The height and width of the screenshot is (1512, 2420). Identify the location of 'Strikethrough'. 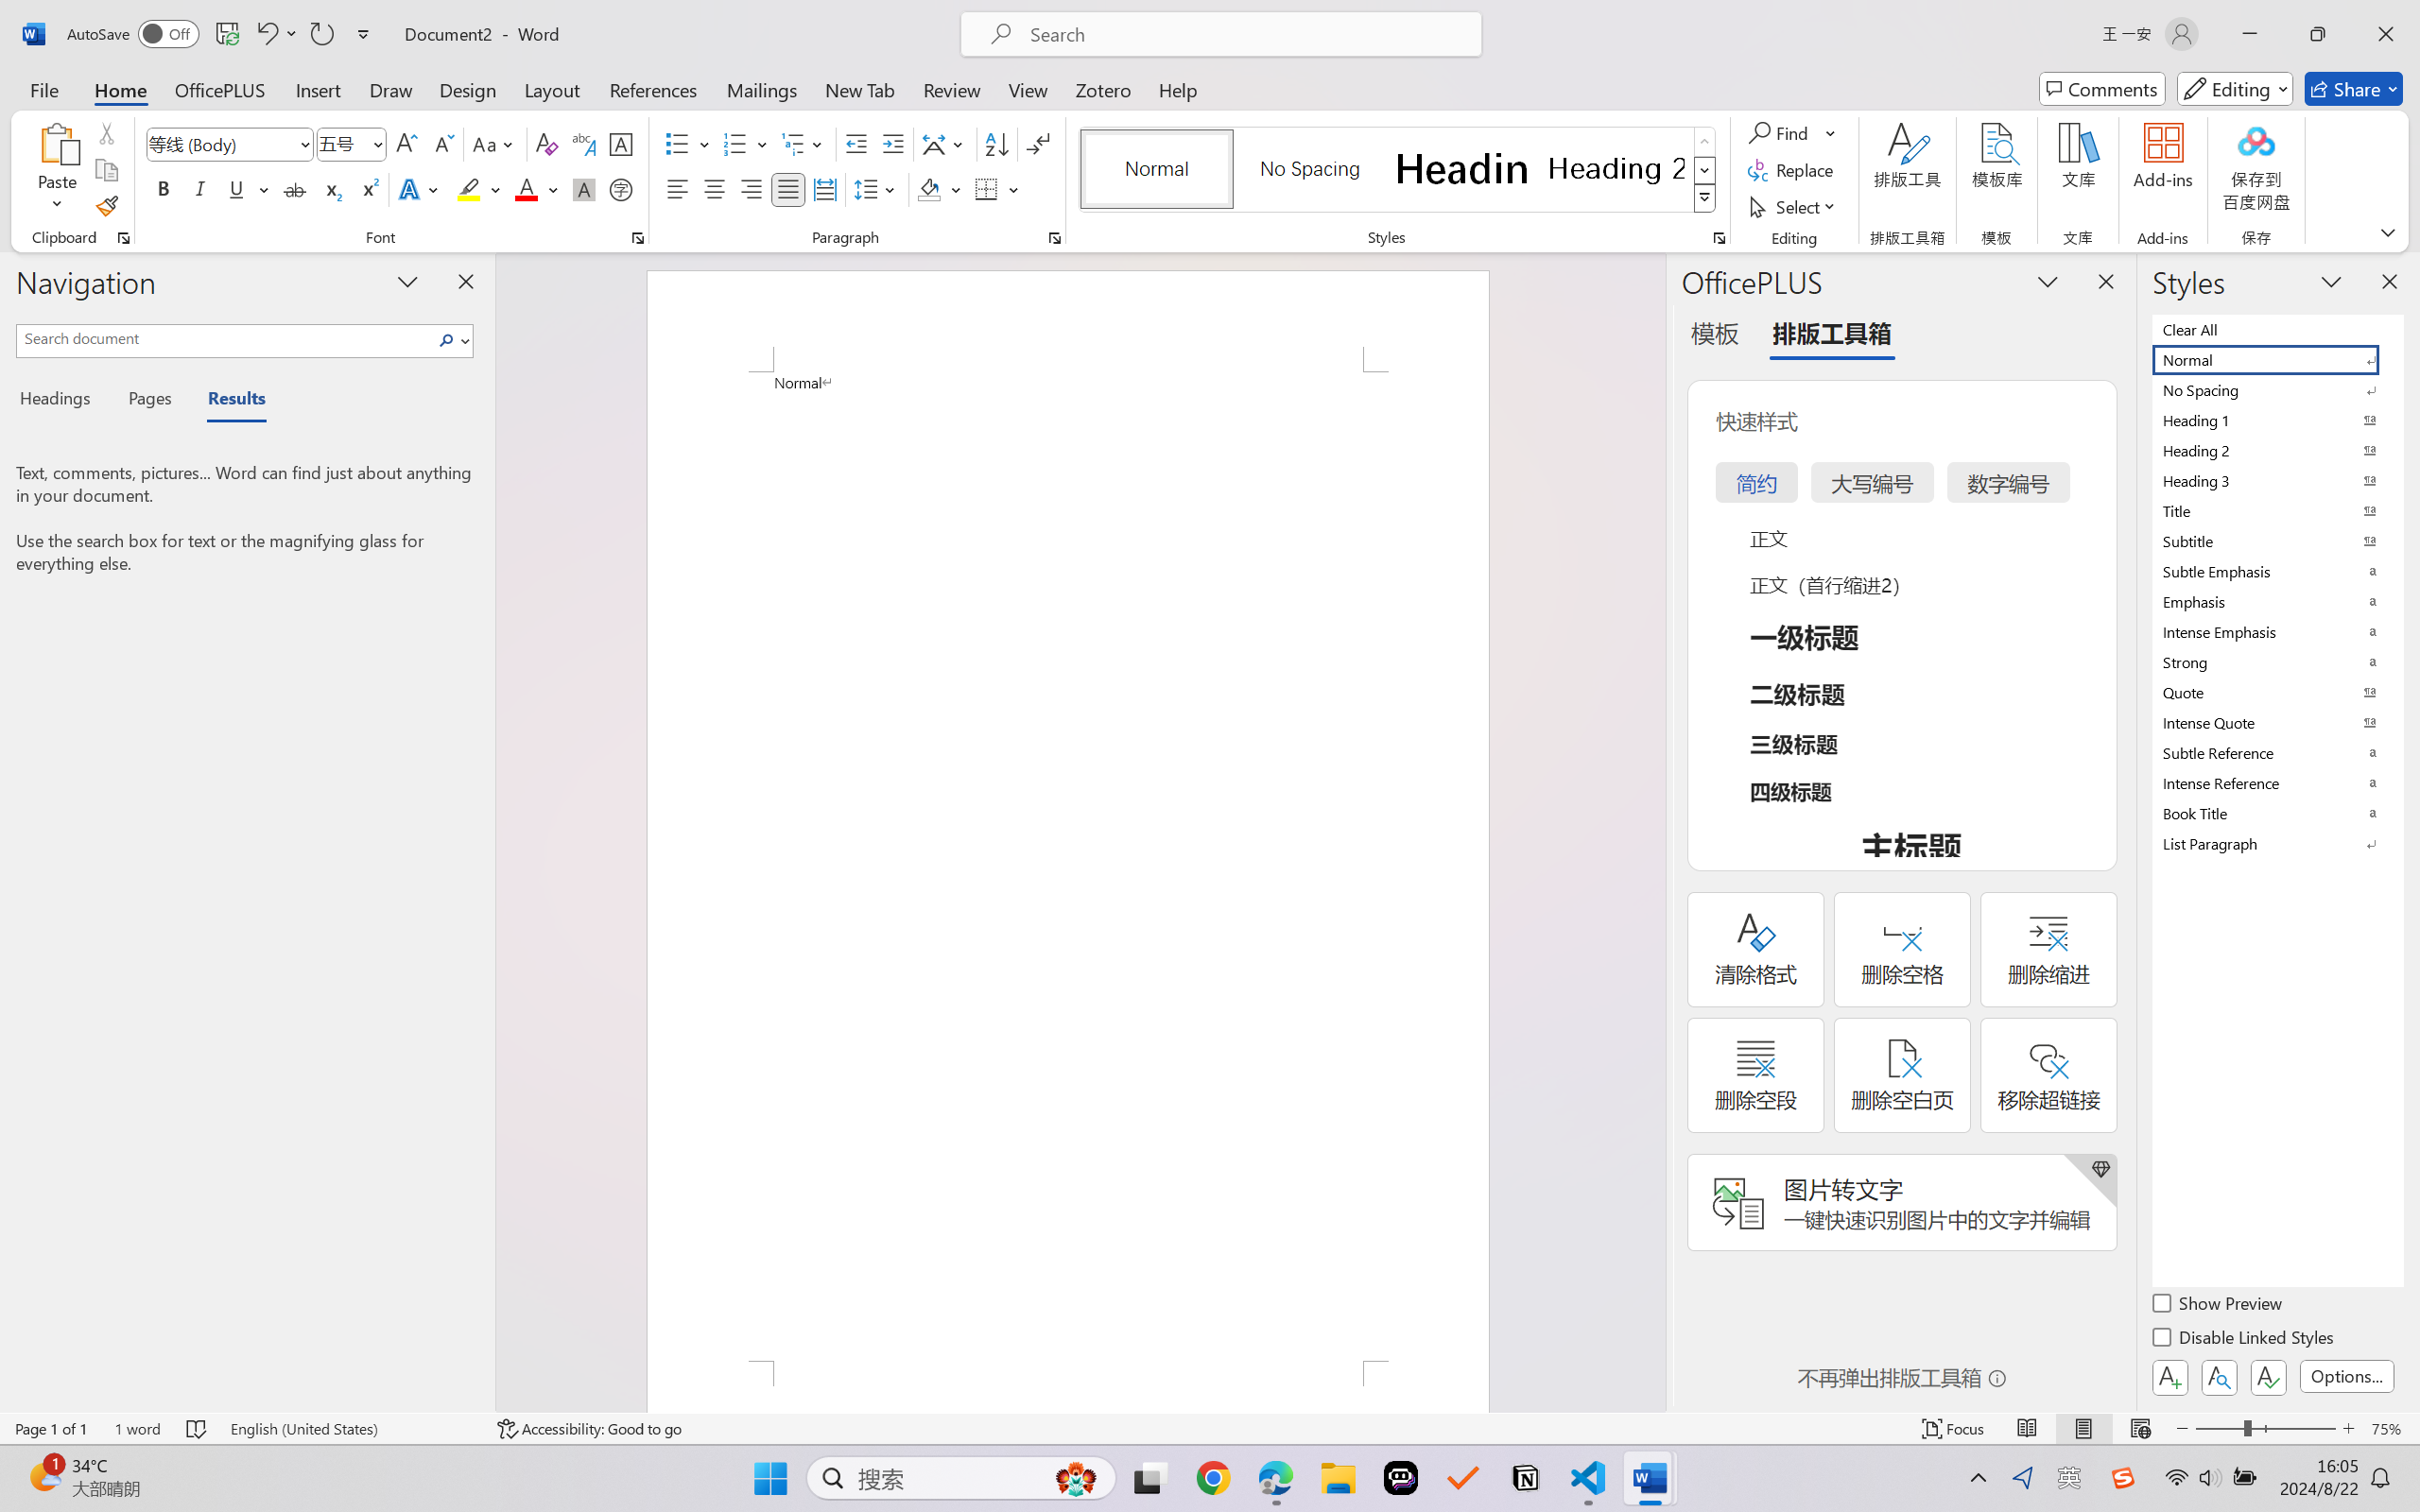
(294, 188).